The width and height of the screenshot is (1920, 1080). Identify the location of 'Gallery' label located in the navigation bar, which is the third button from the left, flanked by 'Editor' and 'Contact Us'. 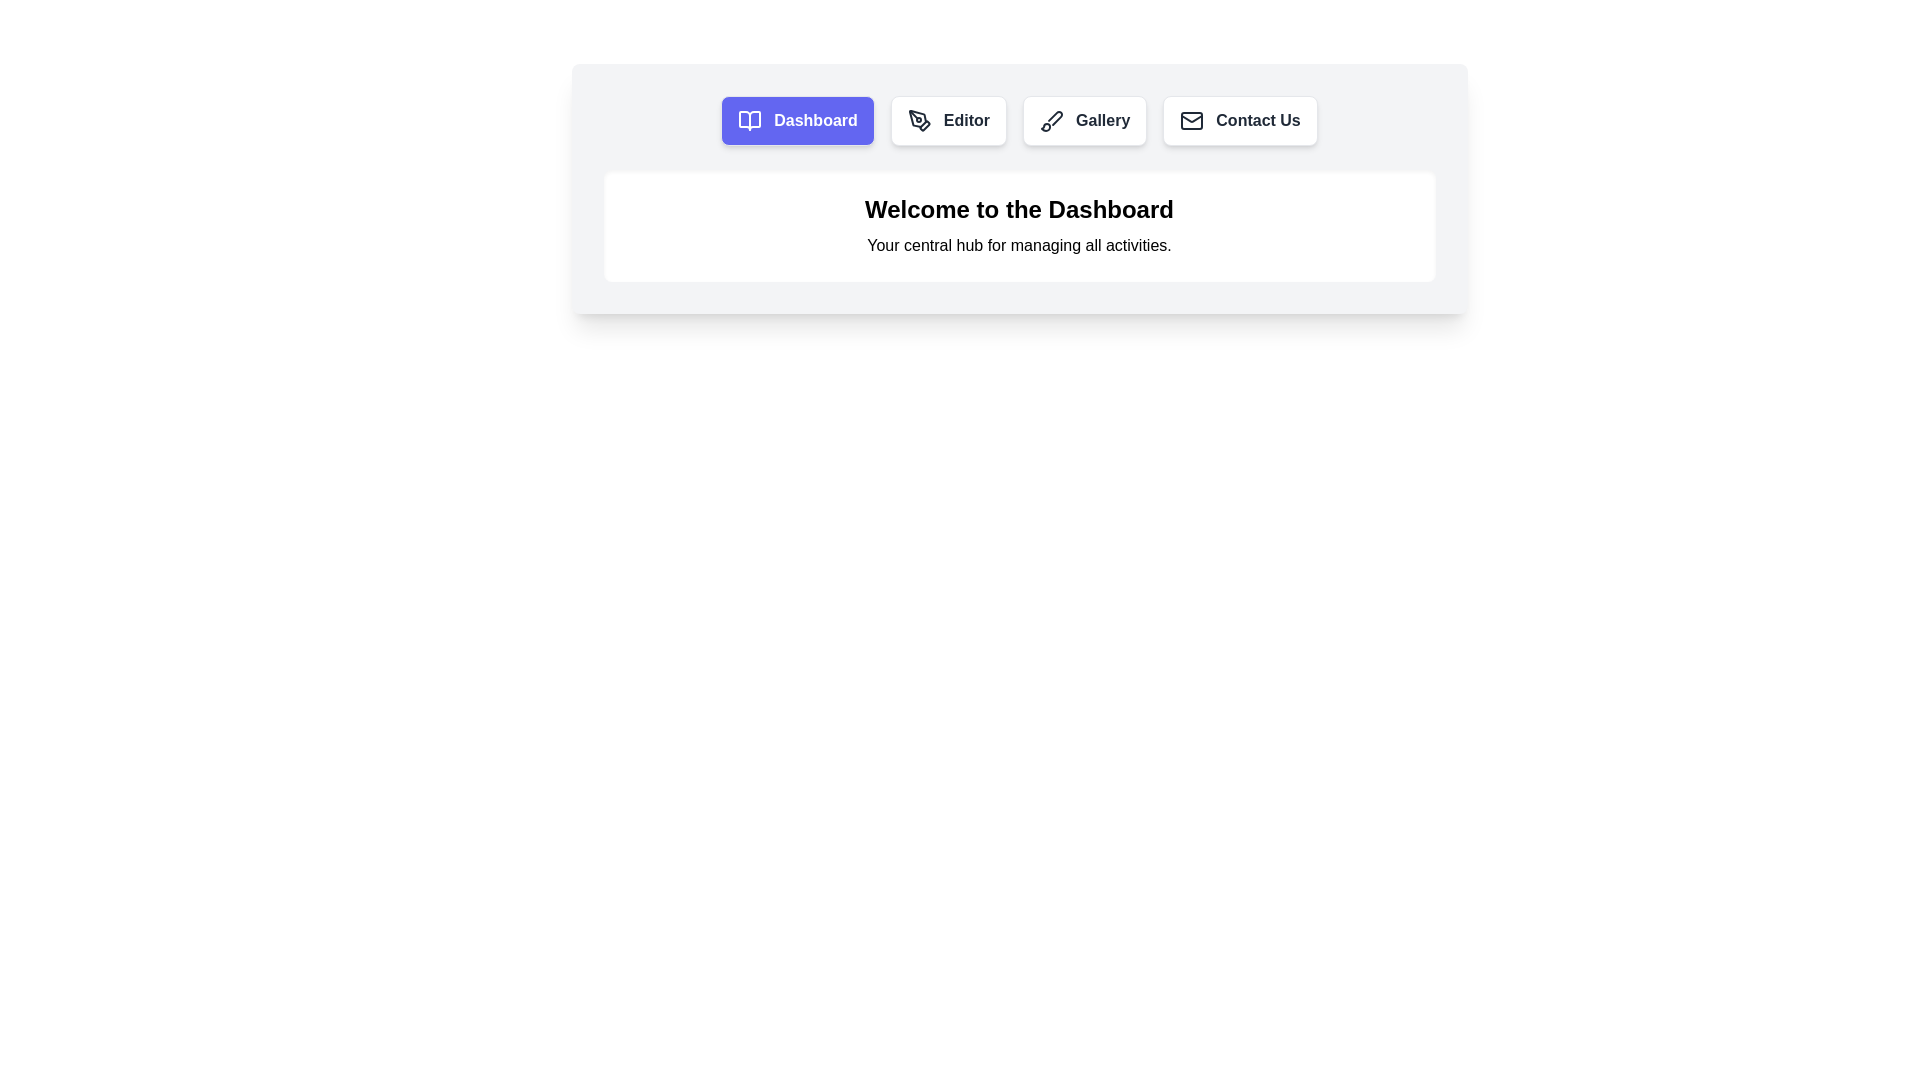
(1102, 120).